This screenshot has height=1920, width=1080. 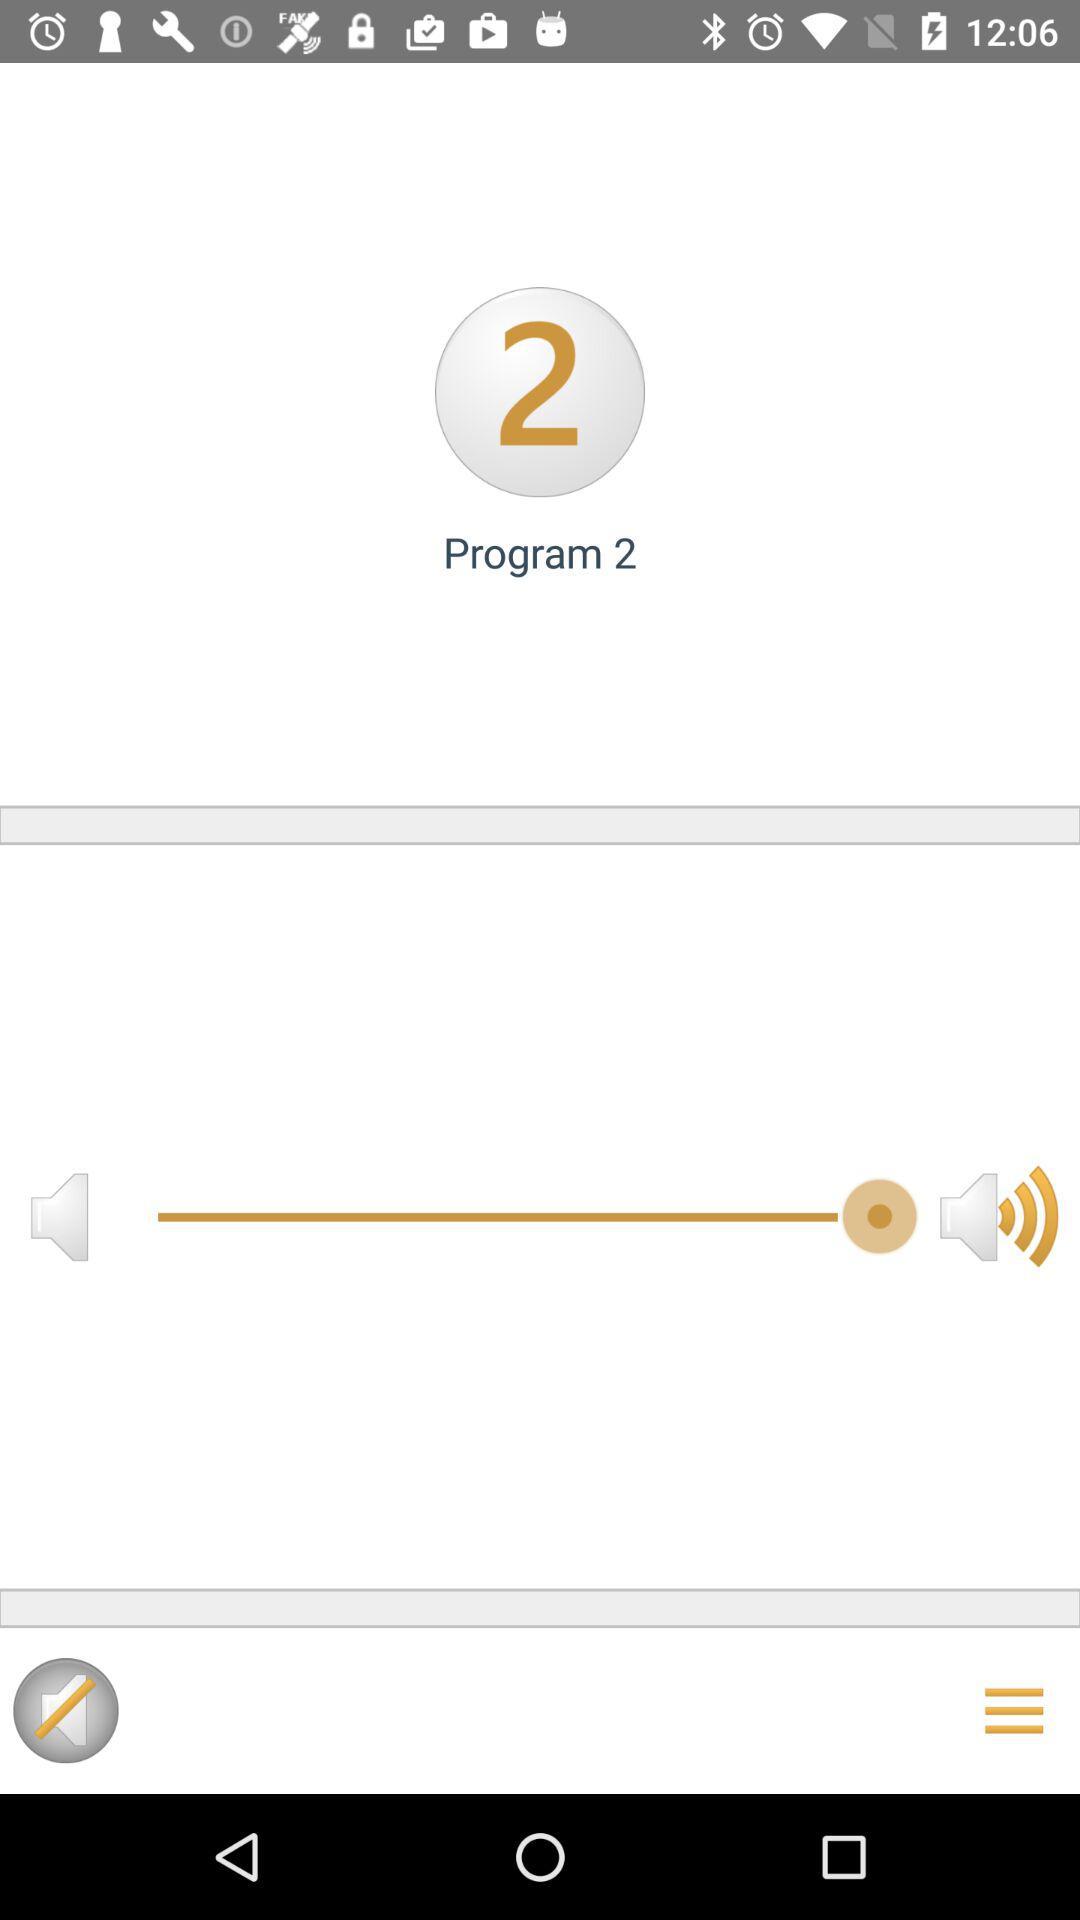 What do you see at coordinates (64, 1709) in the screenshot?
I see `mute` at bounding box center [64, 1709].